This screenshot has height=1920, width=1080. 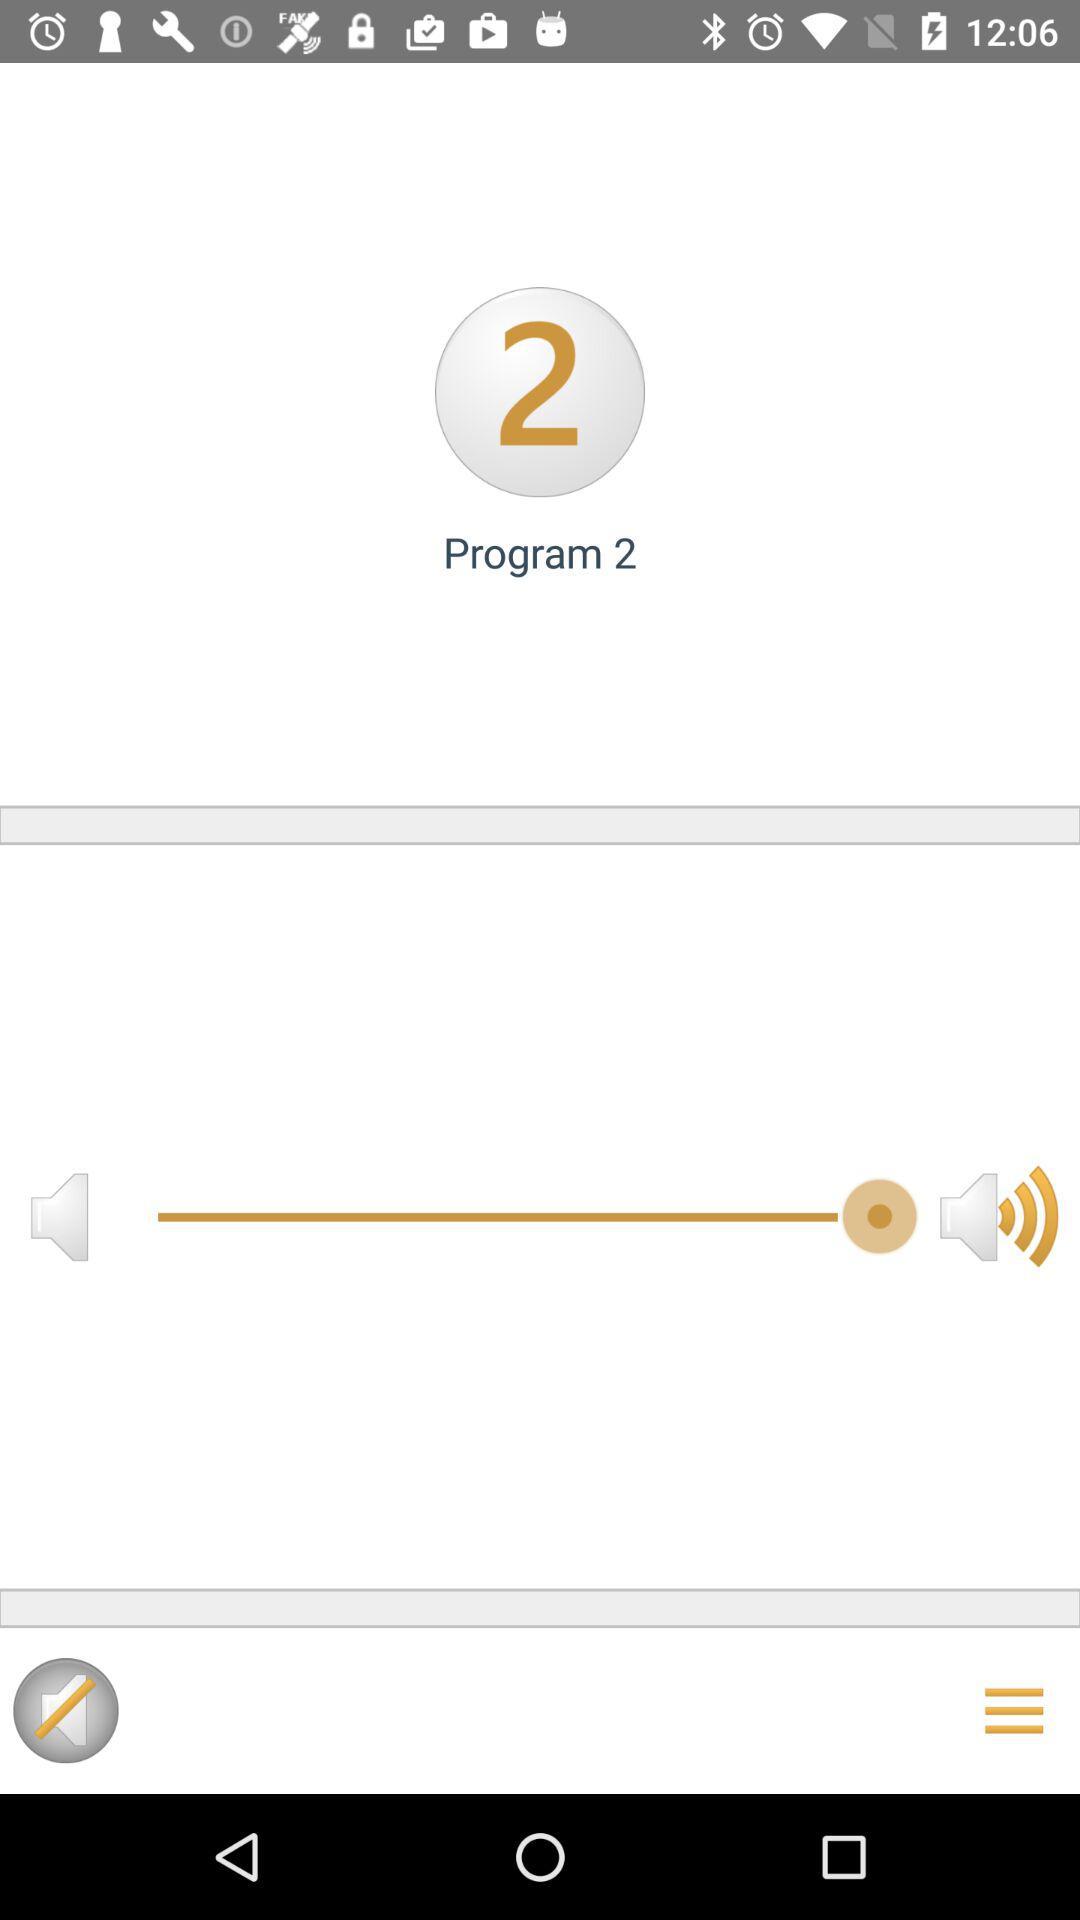 What do you see at coordinates (64, 1709) in the screenshot?
I see `mute` at bounding box center [64, 1709].